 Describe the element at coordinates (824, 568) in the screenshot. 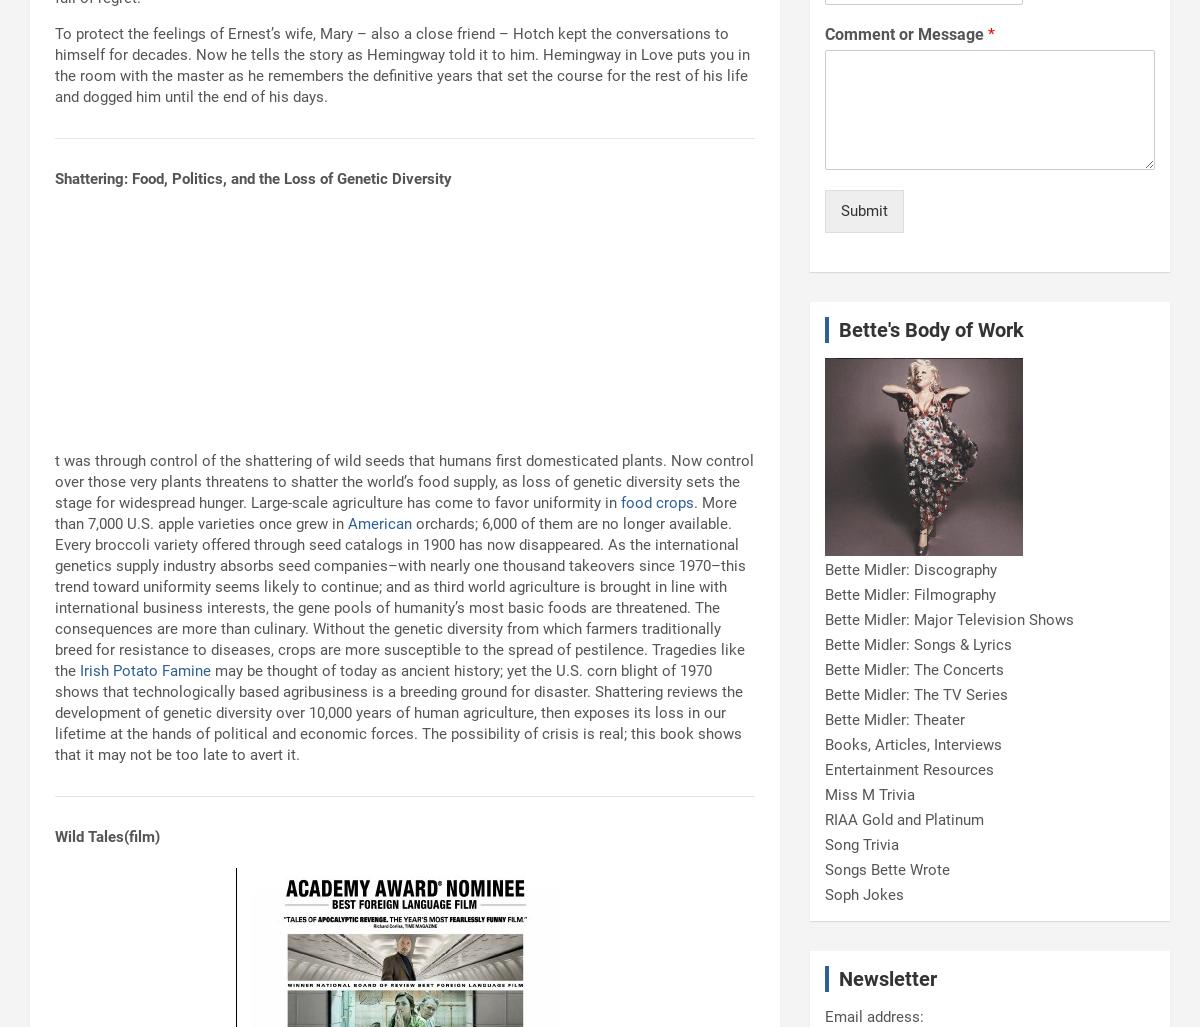

I see `'Bette Midler: Discography'` at that location.